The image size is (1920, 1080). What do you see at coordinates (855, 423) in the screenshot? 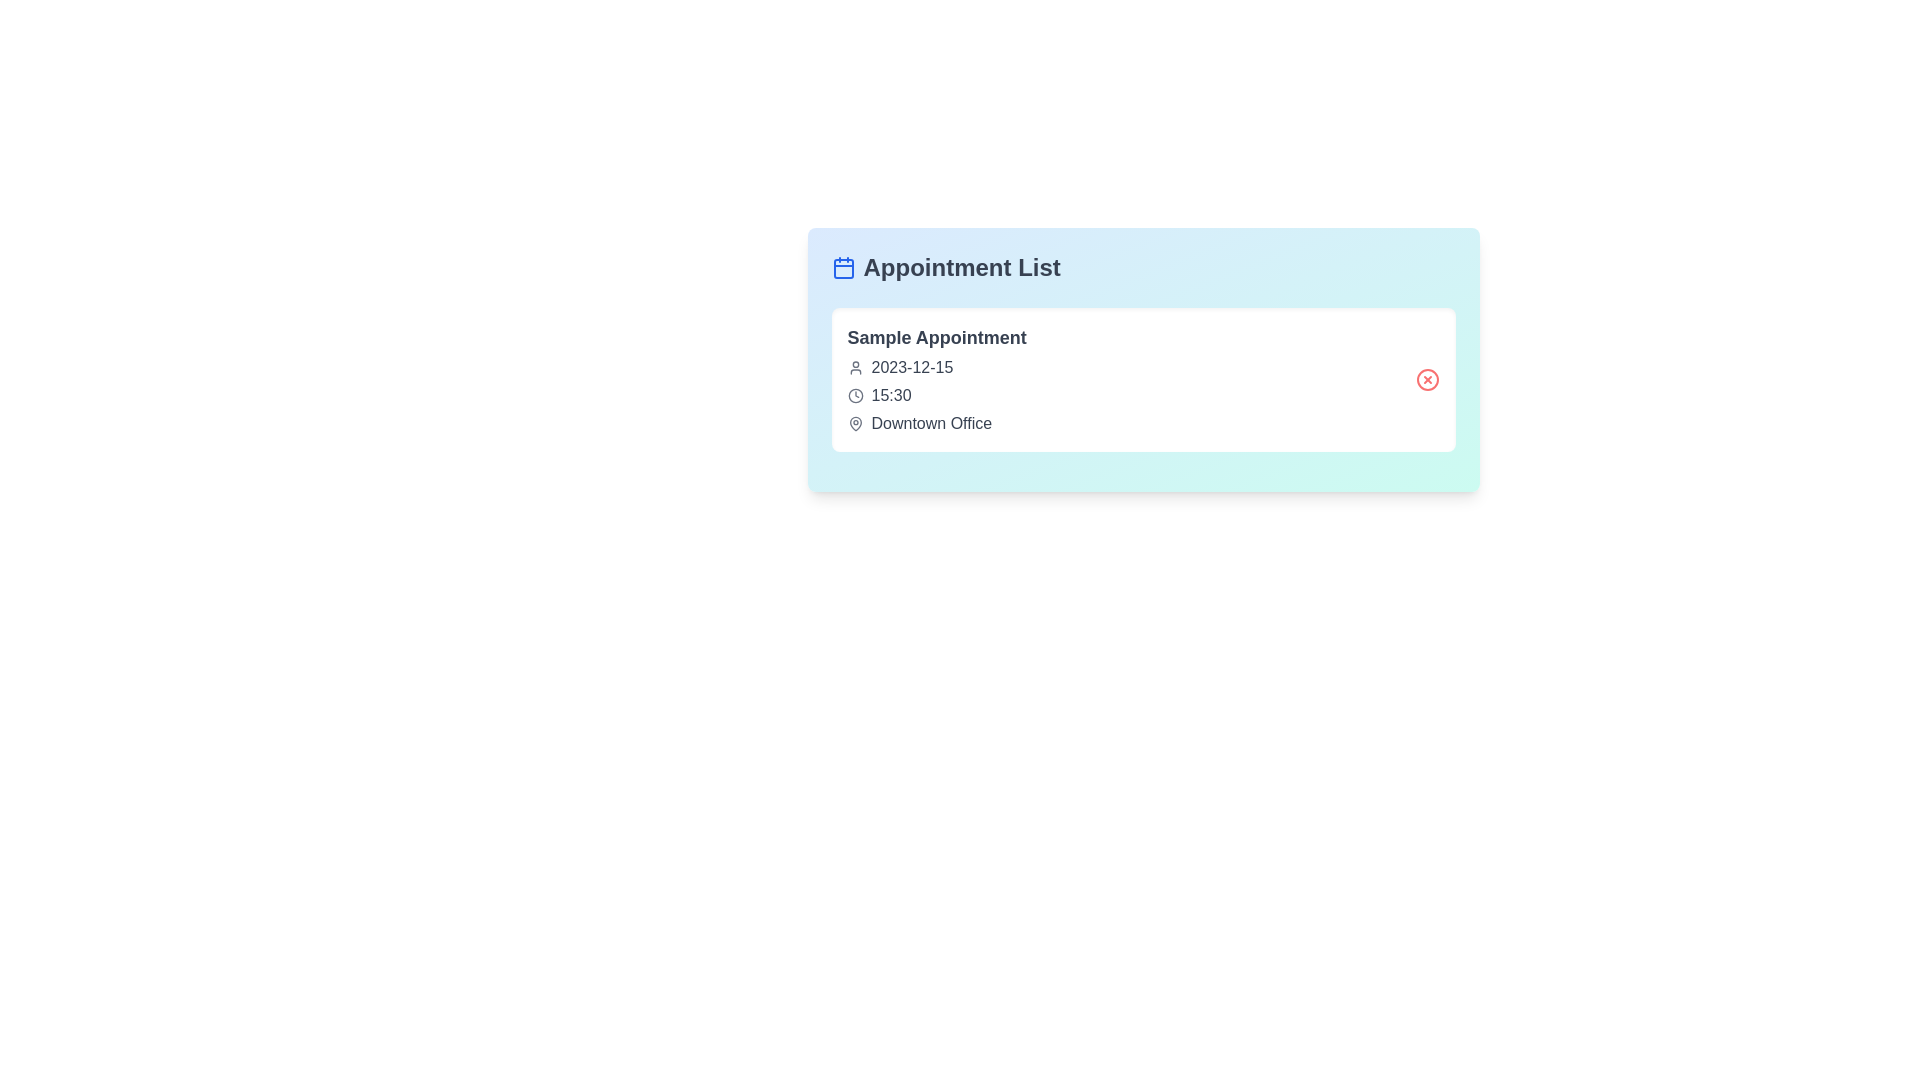
I see `the map pin icon located in the third row of the appointment details card, positioned immediately to the left of the text 'Downtown Office'` at bounding box center [855, 423].